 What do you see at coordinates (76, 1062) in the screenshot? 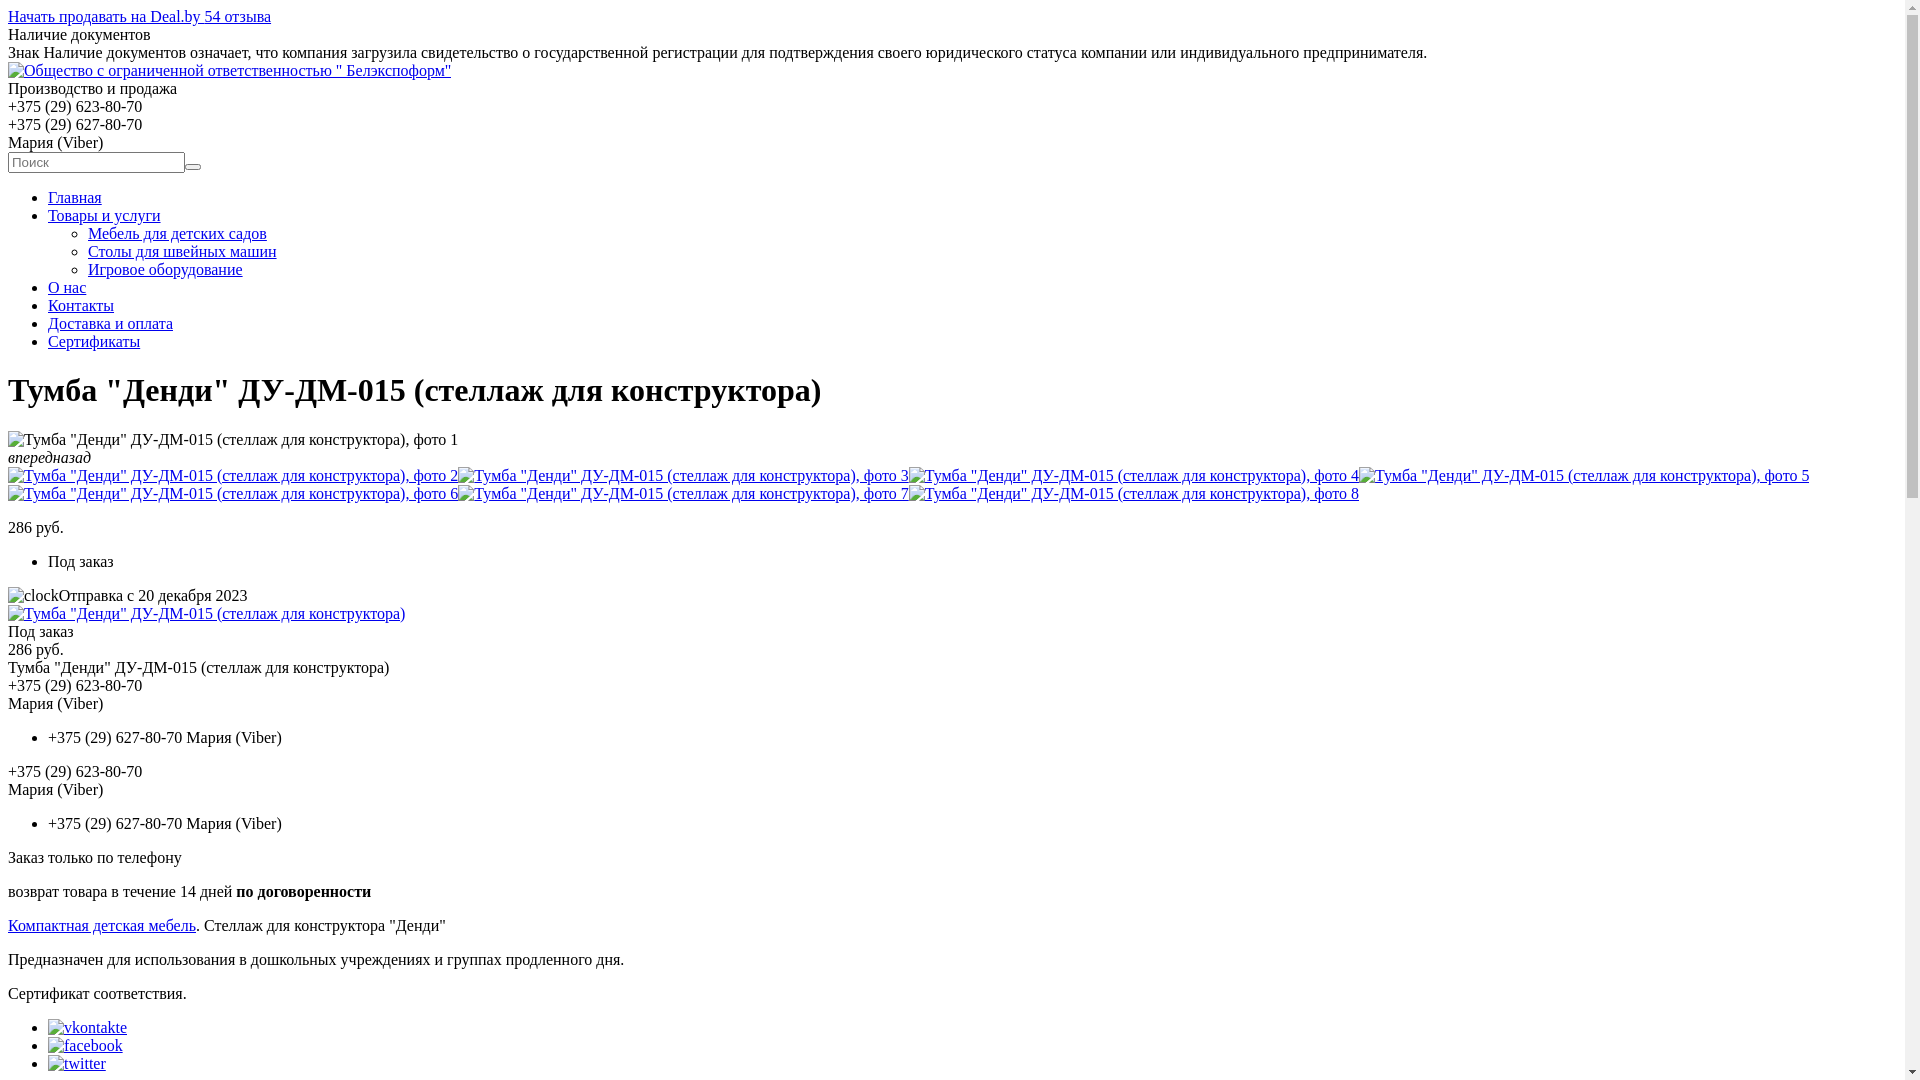
I see `'twitter'` at bounding box center [76, 1062].